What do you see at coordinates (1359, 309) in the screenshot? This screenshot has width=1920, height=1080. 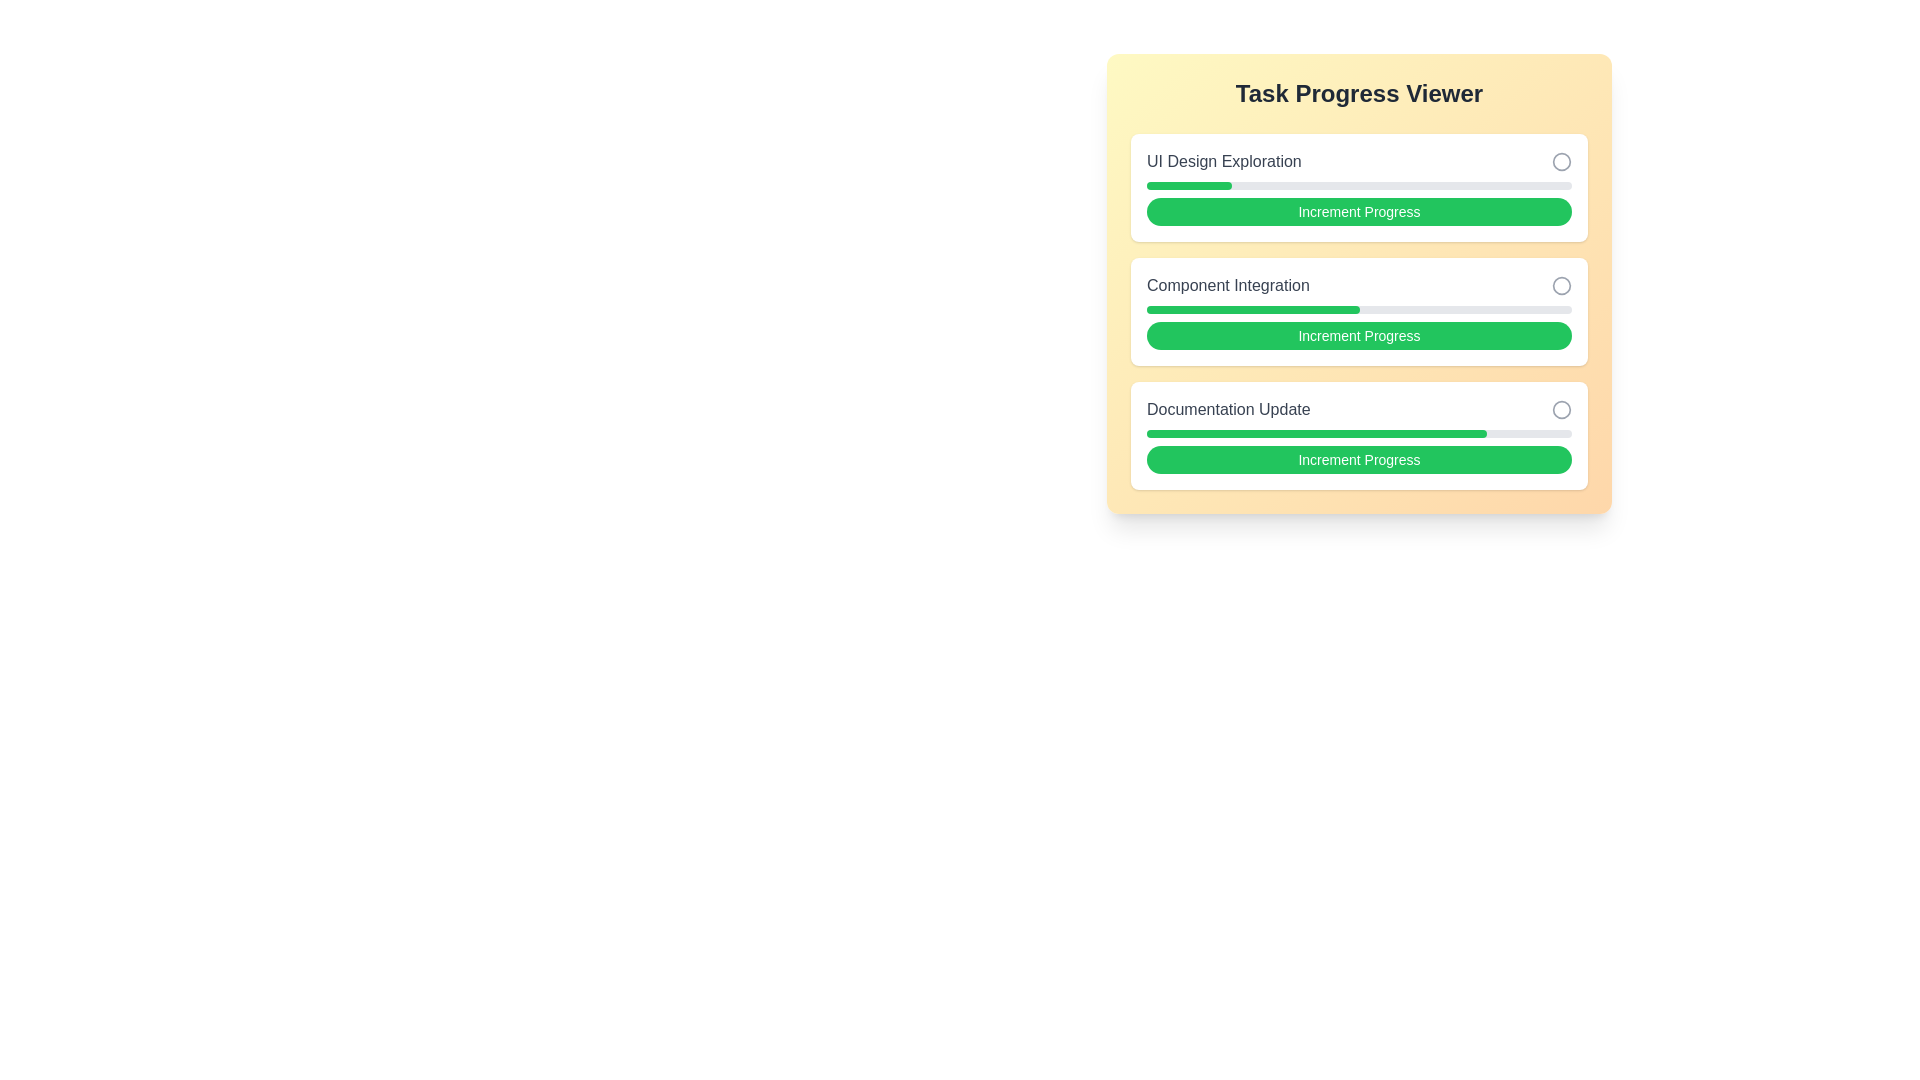 I see `the Progress Bar indicating 50% completion for the 'Component Integration' task, located below its label and above the 'Increment Progress' button` at bounding box center [1359, 309].